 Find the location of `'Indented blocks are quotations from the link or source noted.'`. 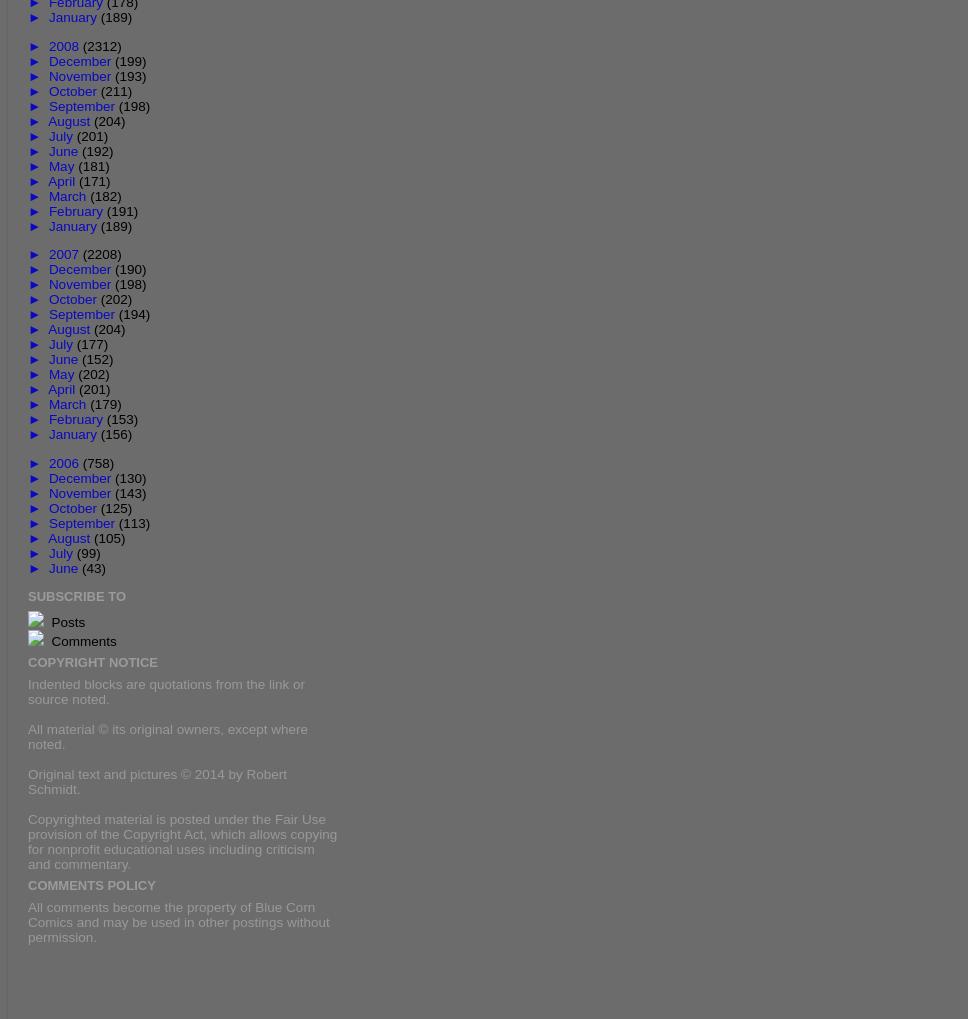

'Indented blocks are quotations from the link or source noted.' is located at coordinates (166, 689).